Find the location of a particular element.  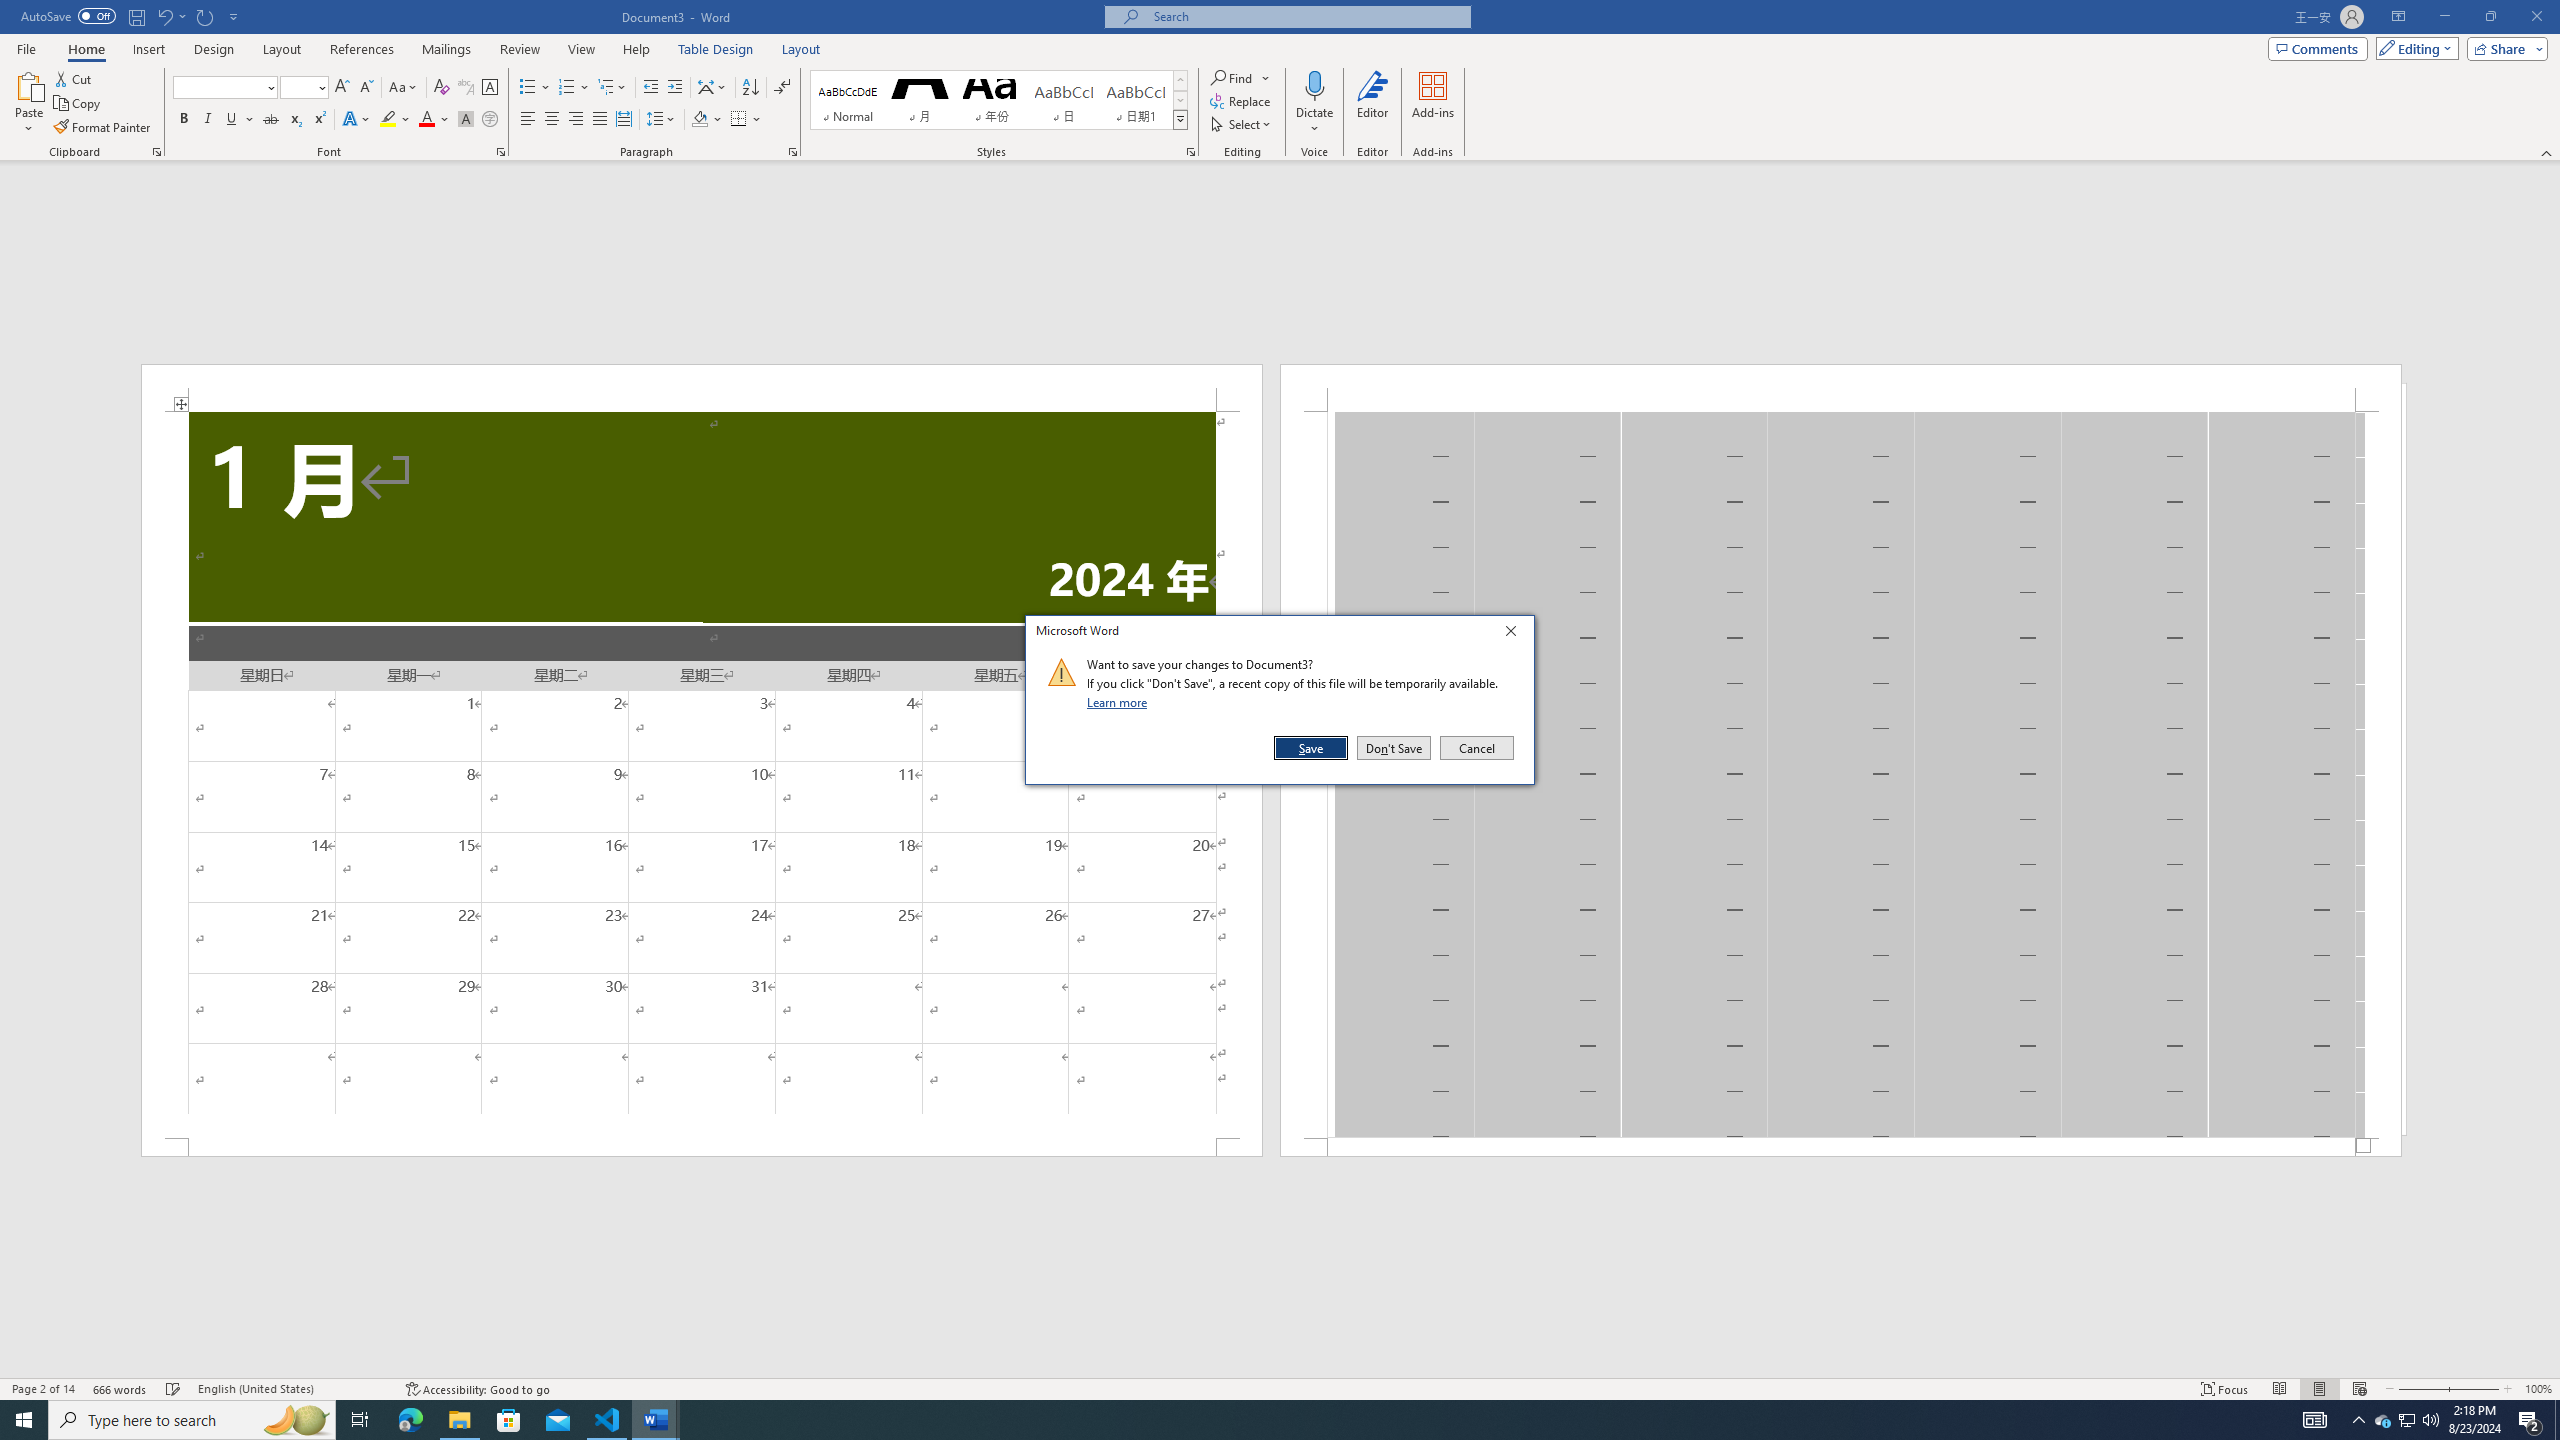

'Styles' is located at coordinates (1179, 118).